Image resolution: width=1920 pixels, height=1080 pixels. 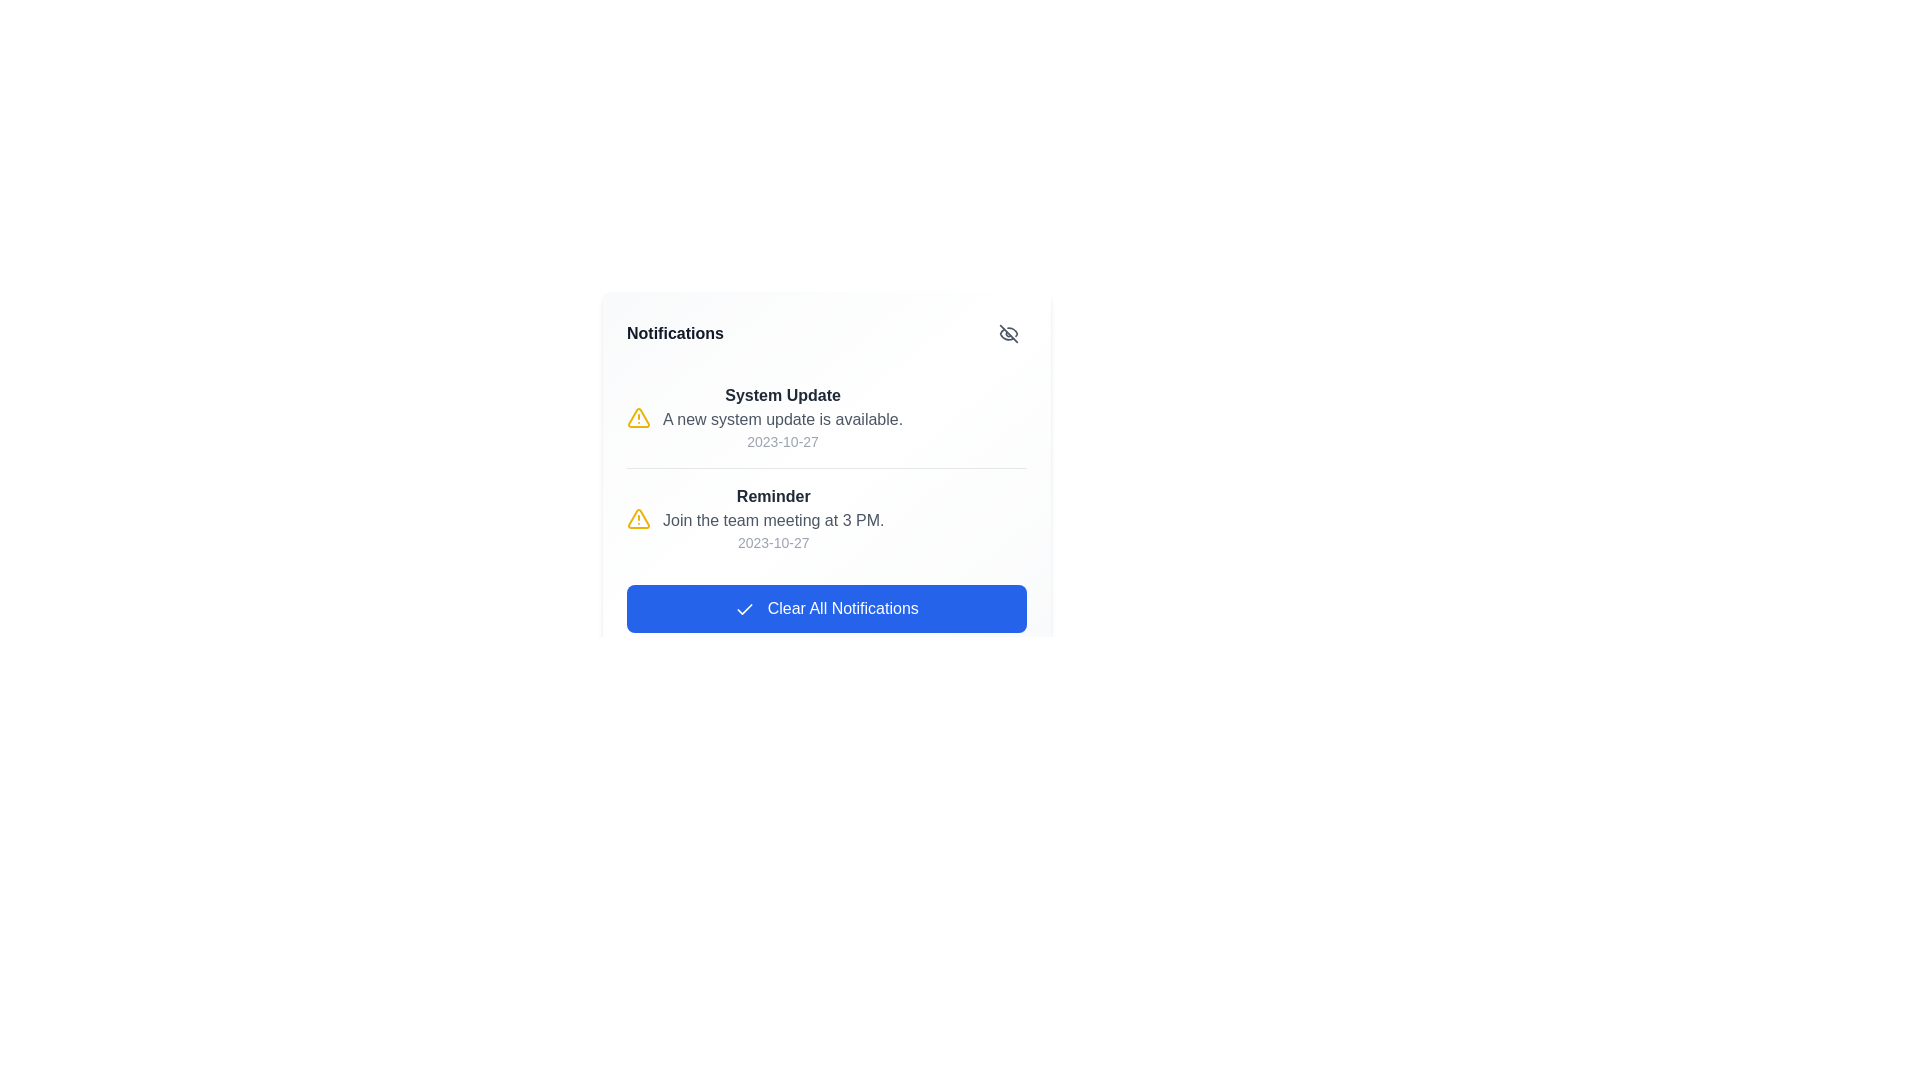 What do you see at coordinates (675, 333) in the screenshot?
I see `the text label that serves as the header for the notification panel, located at the top and centered horizontally, to provide context for the notifications below` at bounding box center [675, 333].